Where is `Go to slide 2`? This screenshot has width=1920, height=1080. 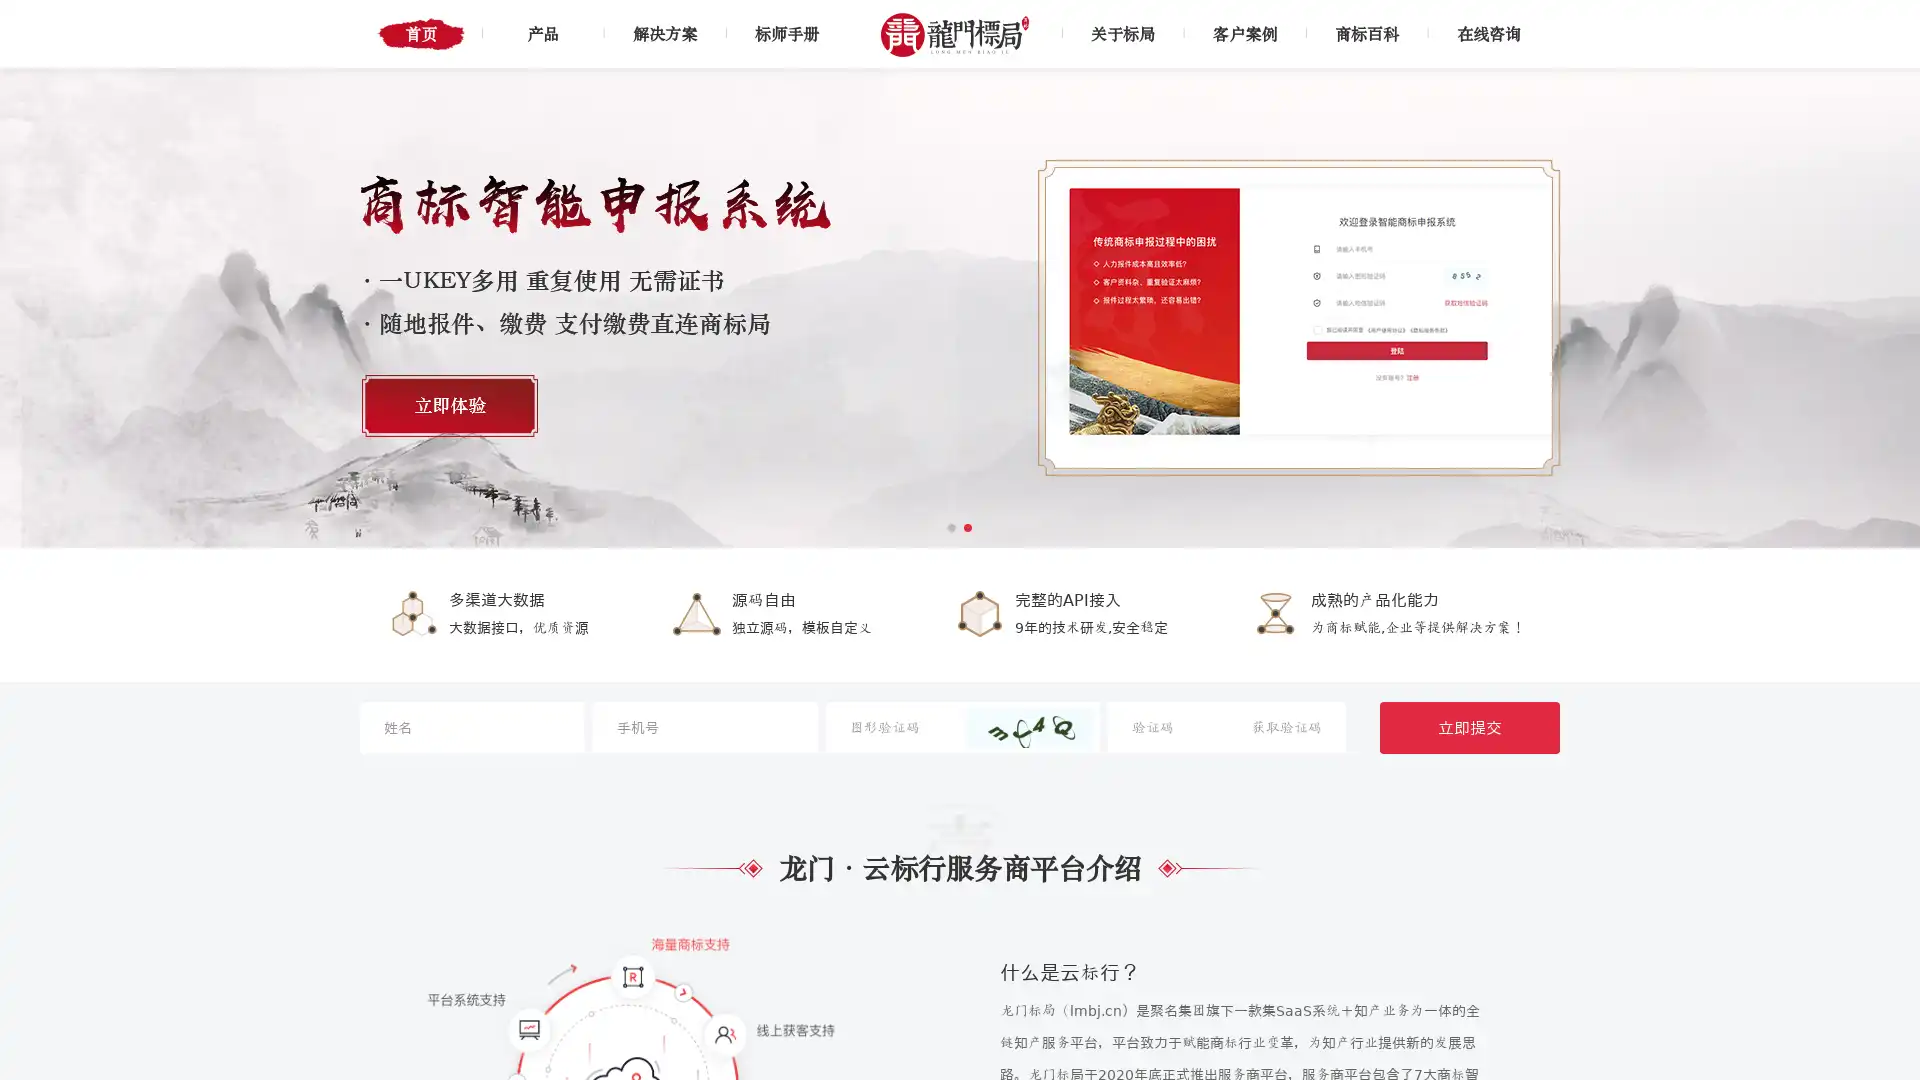
Go to slide 2 is located at coordinates (968, 527).